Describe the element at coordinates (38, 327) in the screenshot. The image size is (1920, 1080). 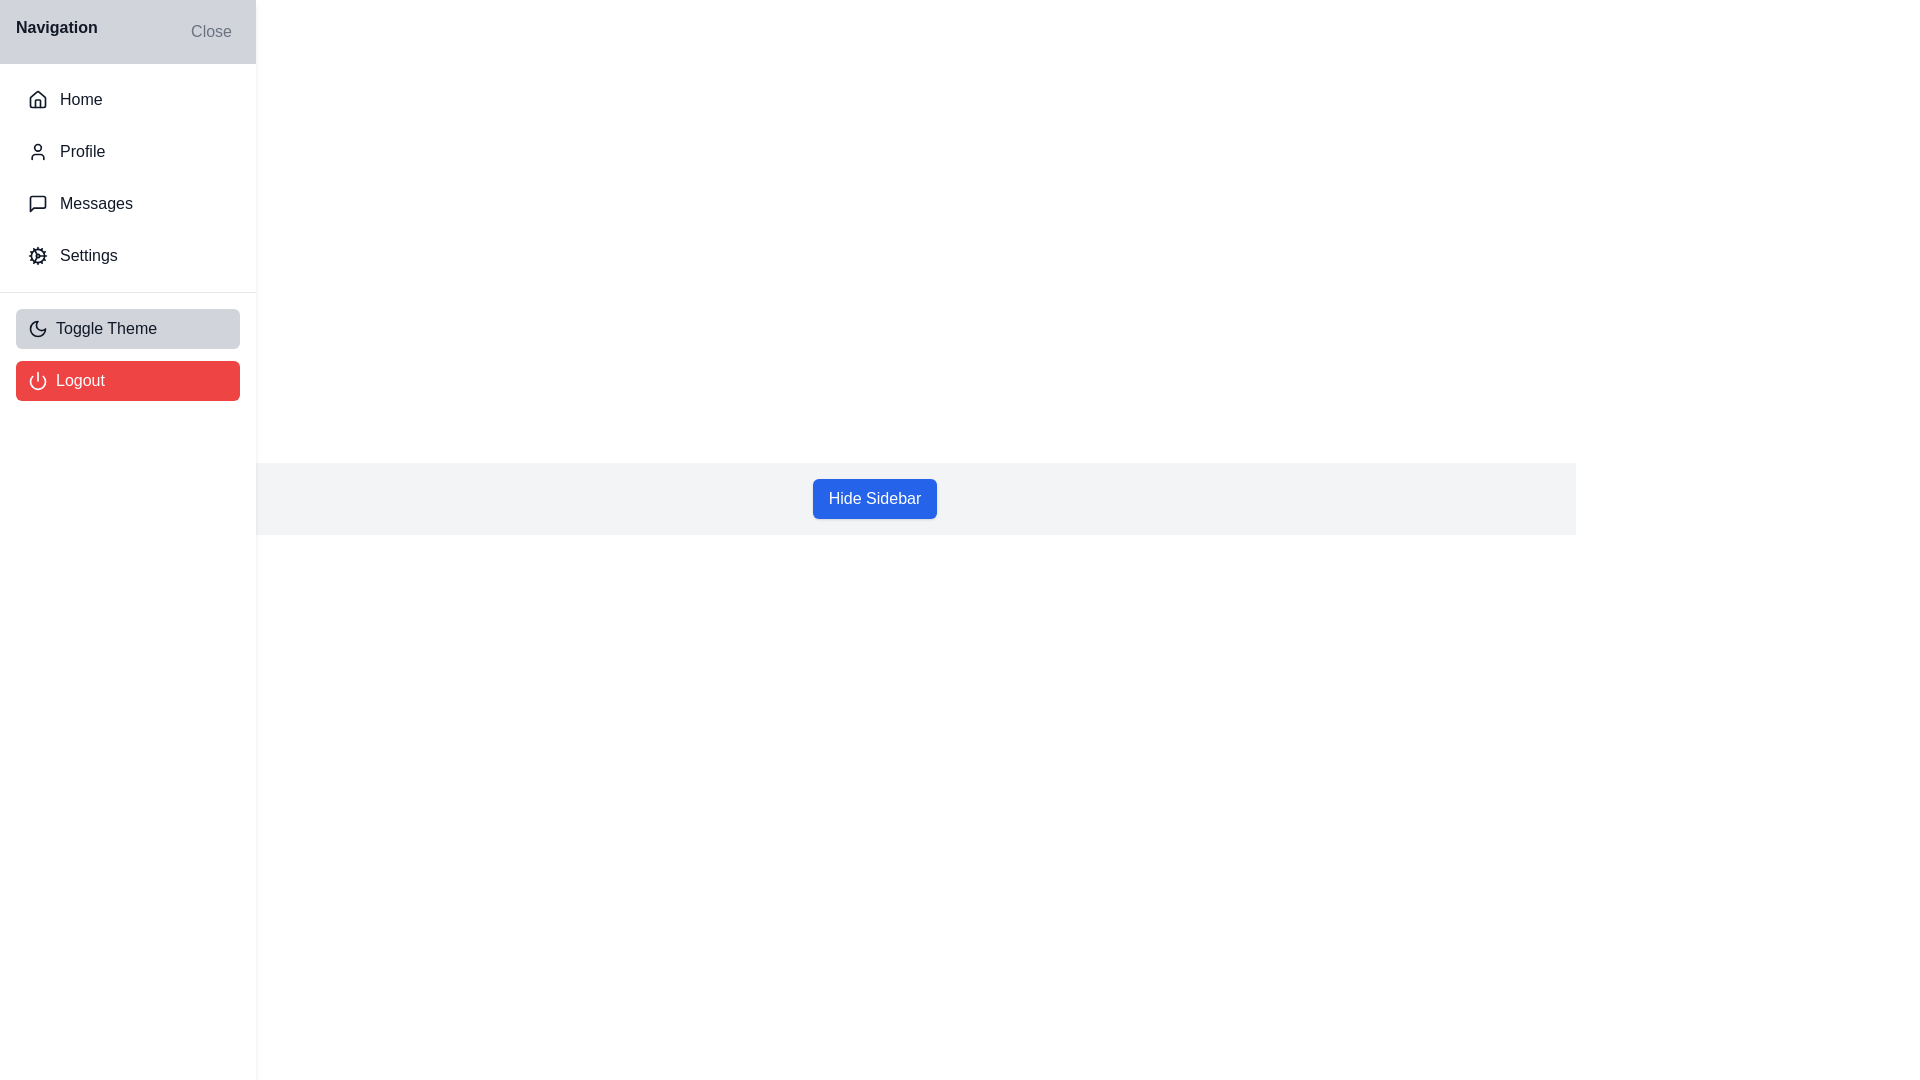
I see `the crescent moon icon that represents the dark mode toggle, located inside the 'Toggle Theme' button, to the left of the button's label text` at that location.